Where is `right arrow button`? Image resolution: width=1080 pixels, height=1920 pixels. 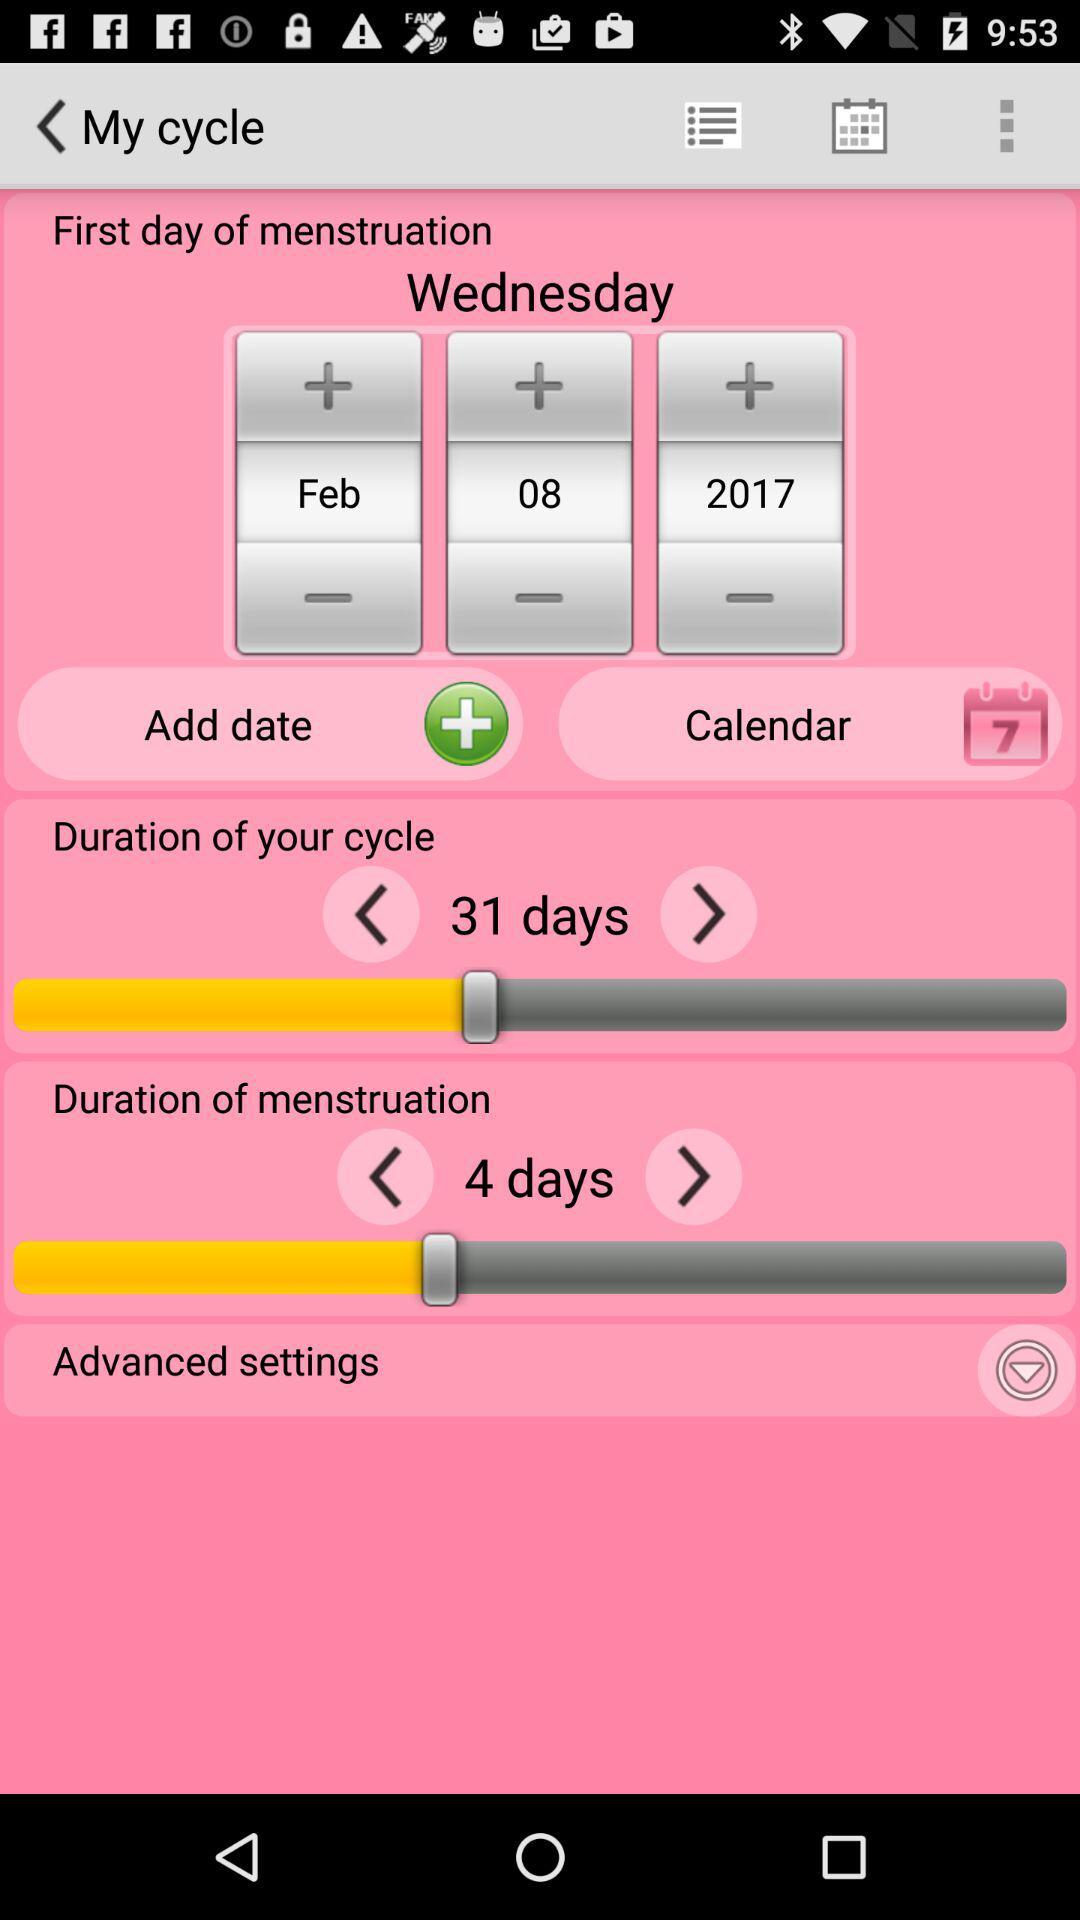
right arrow button is located at coordinates (707, 913).